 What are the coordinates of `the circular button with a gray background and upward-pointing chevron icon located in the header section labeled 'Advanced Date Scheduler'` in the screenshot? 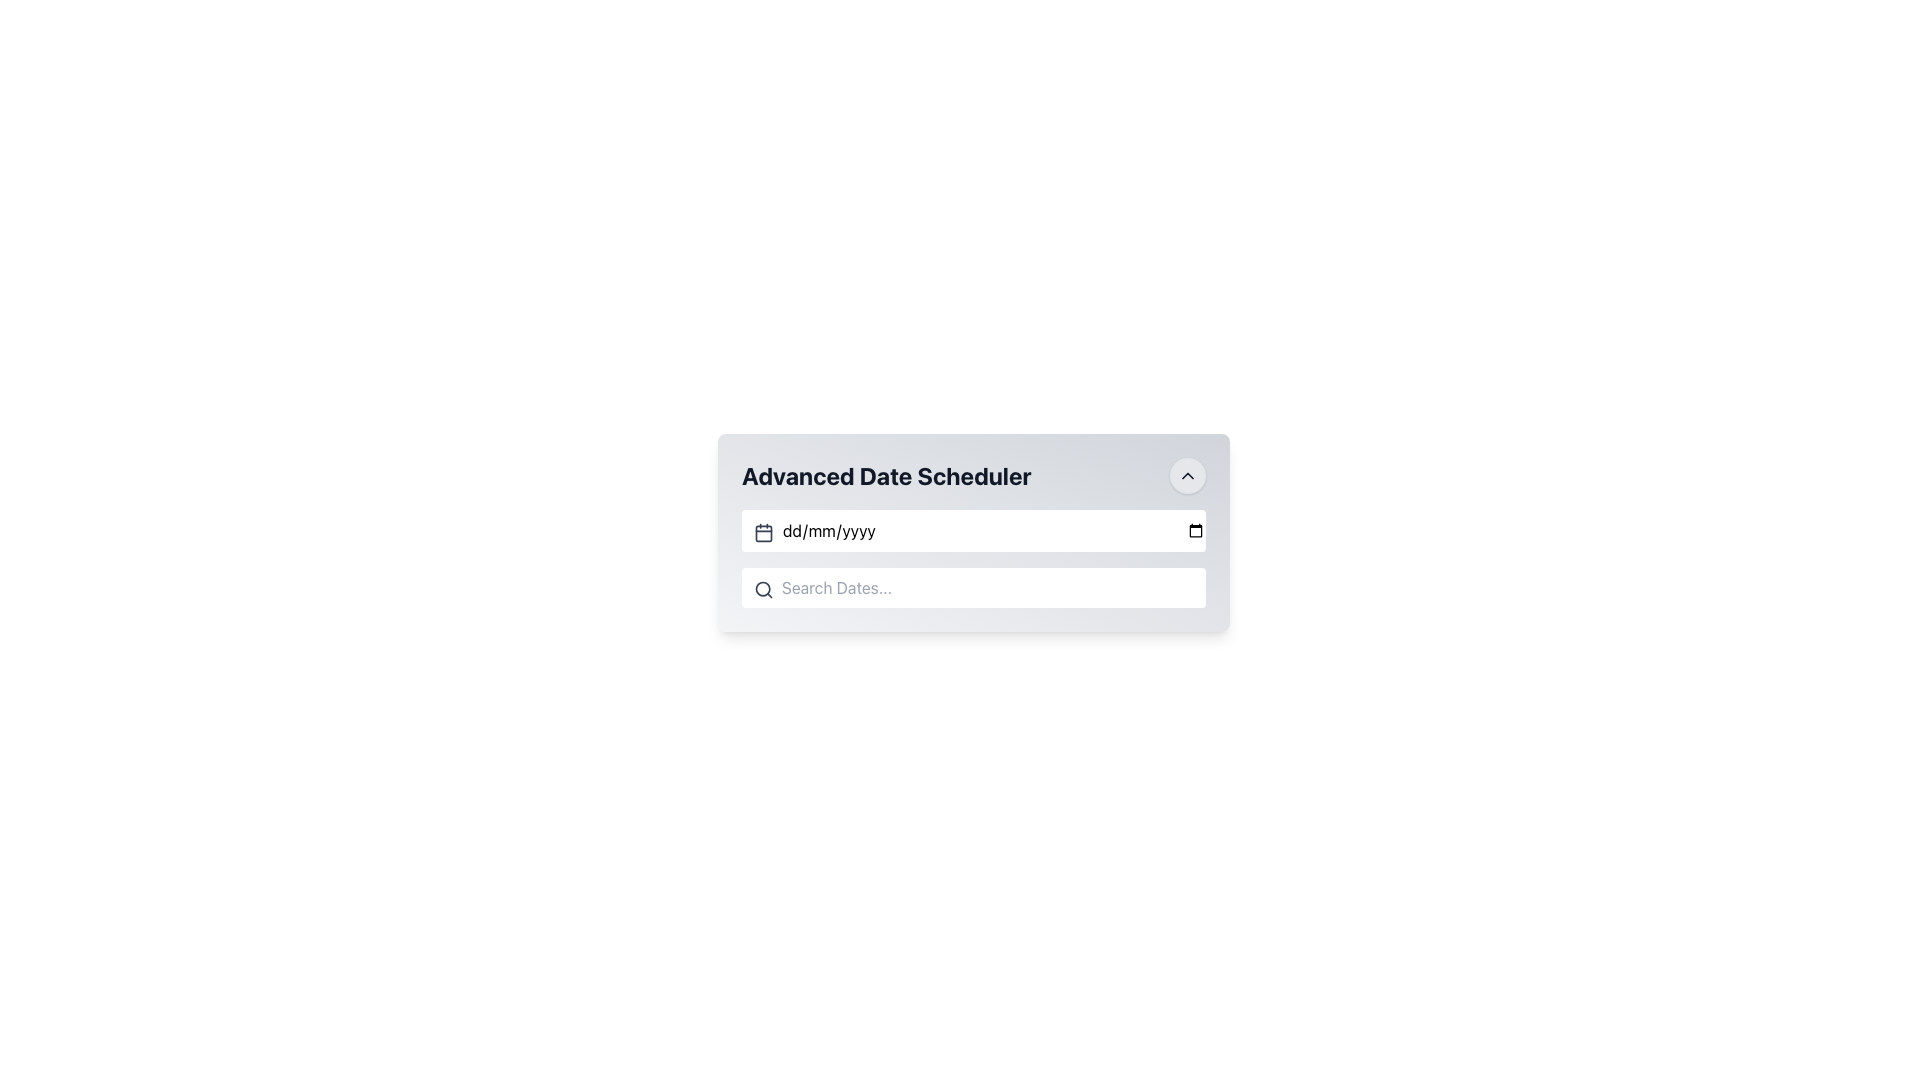 It's located at (1188, 475).